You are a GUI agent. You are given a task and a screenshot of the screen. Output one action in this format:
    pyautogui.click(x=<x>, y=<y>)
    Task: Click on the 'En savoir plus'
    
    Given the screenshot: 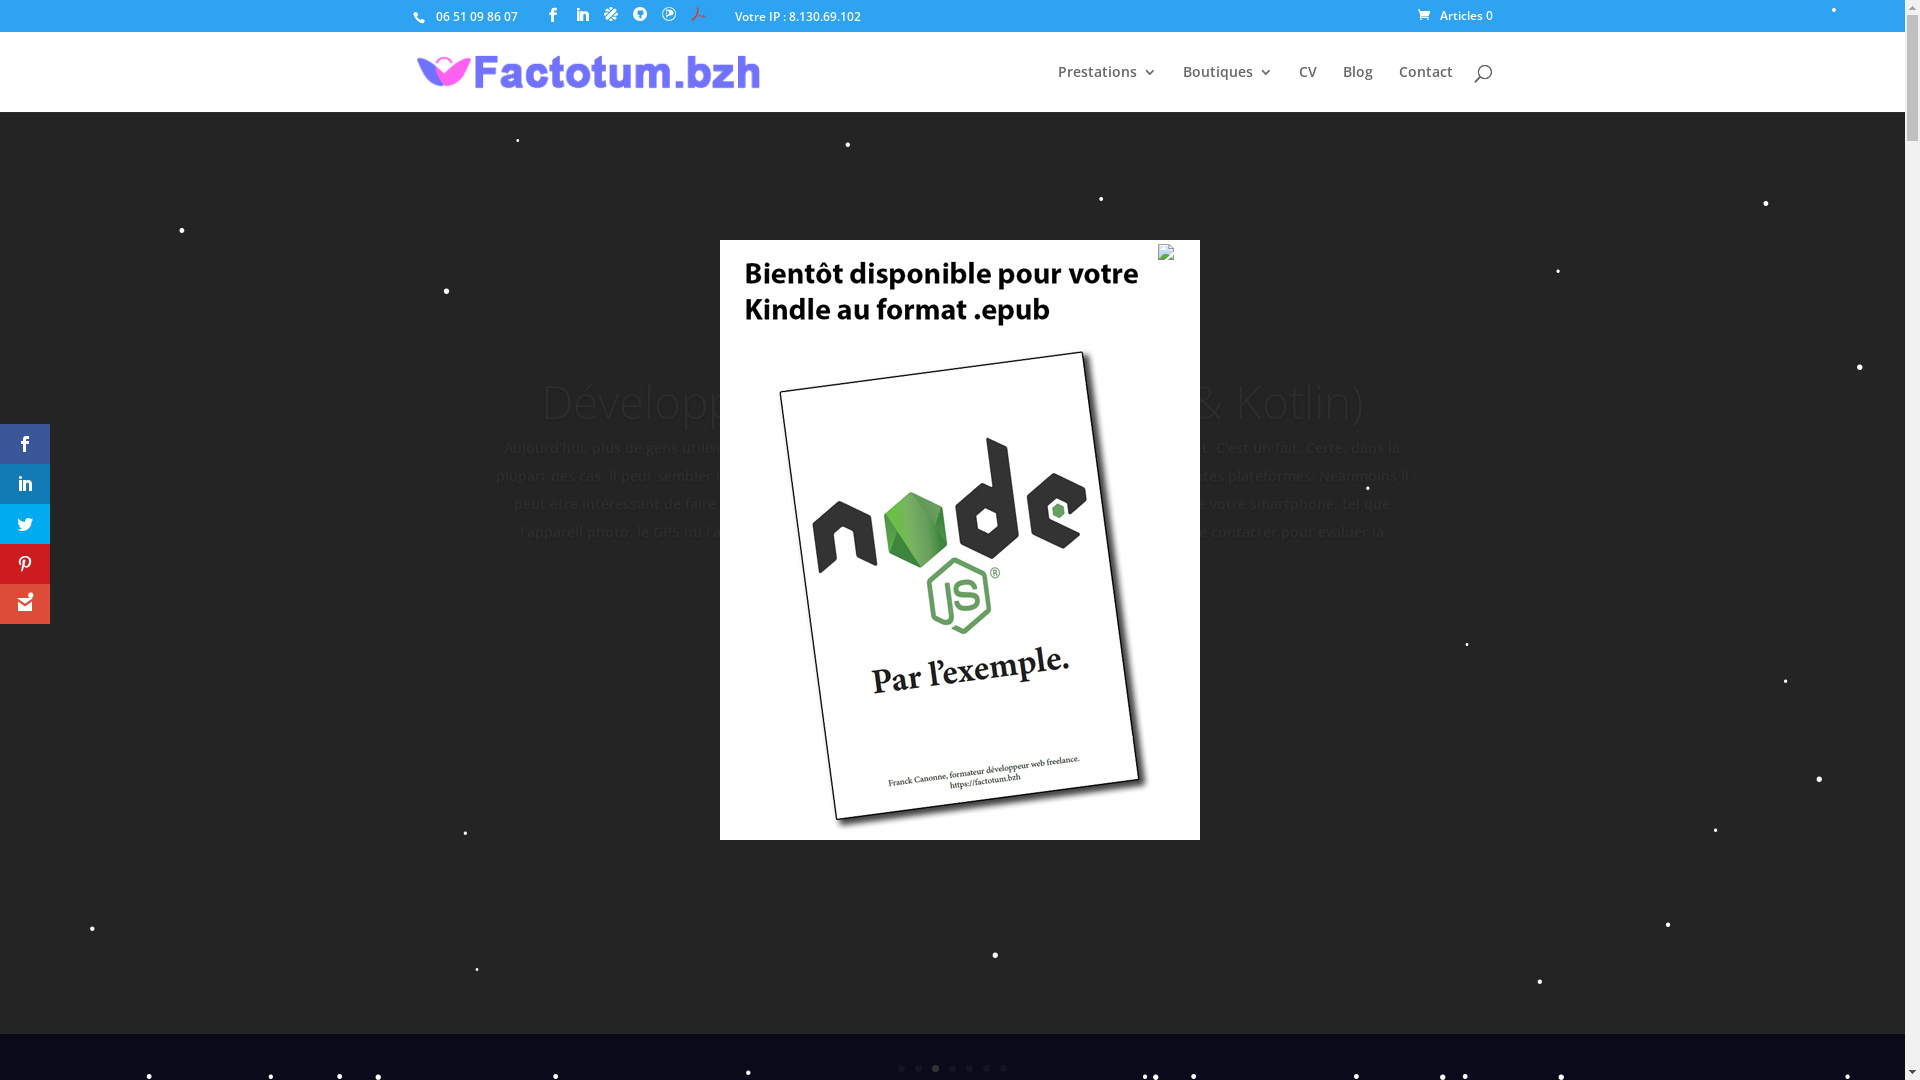 What is the action you would take?
    pyautogui.click(x=951, y=704)
    